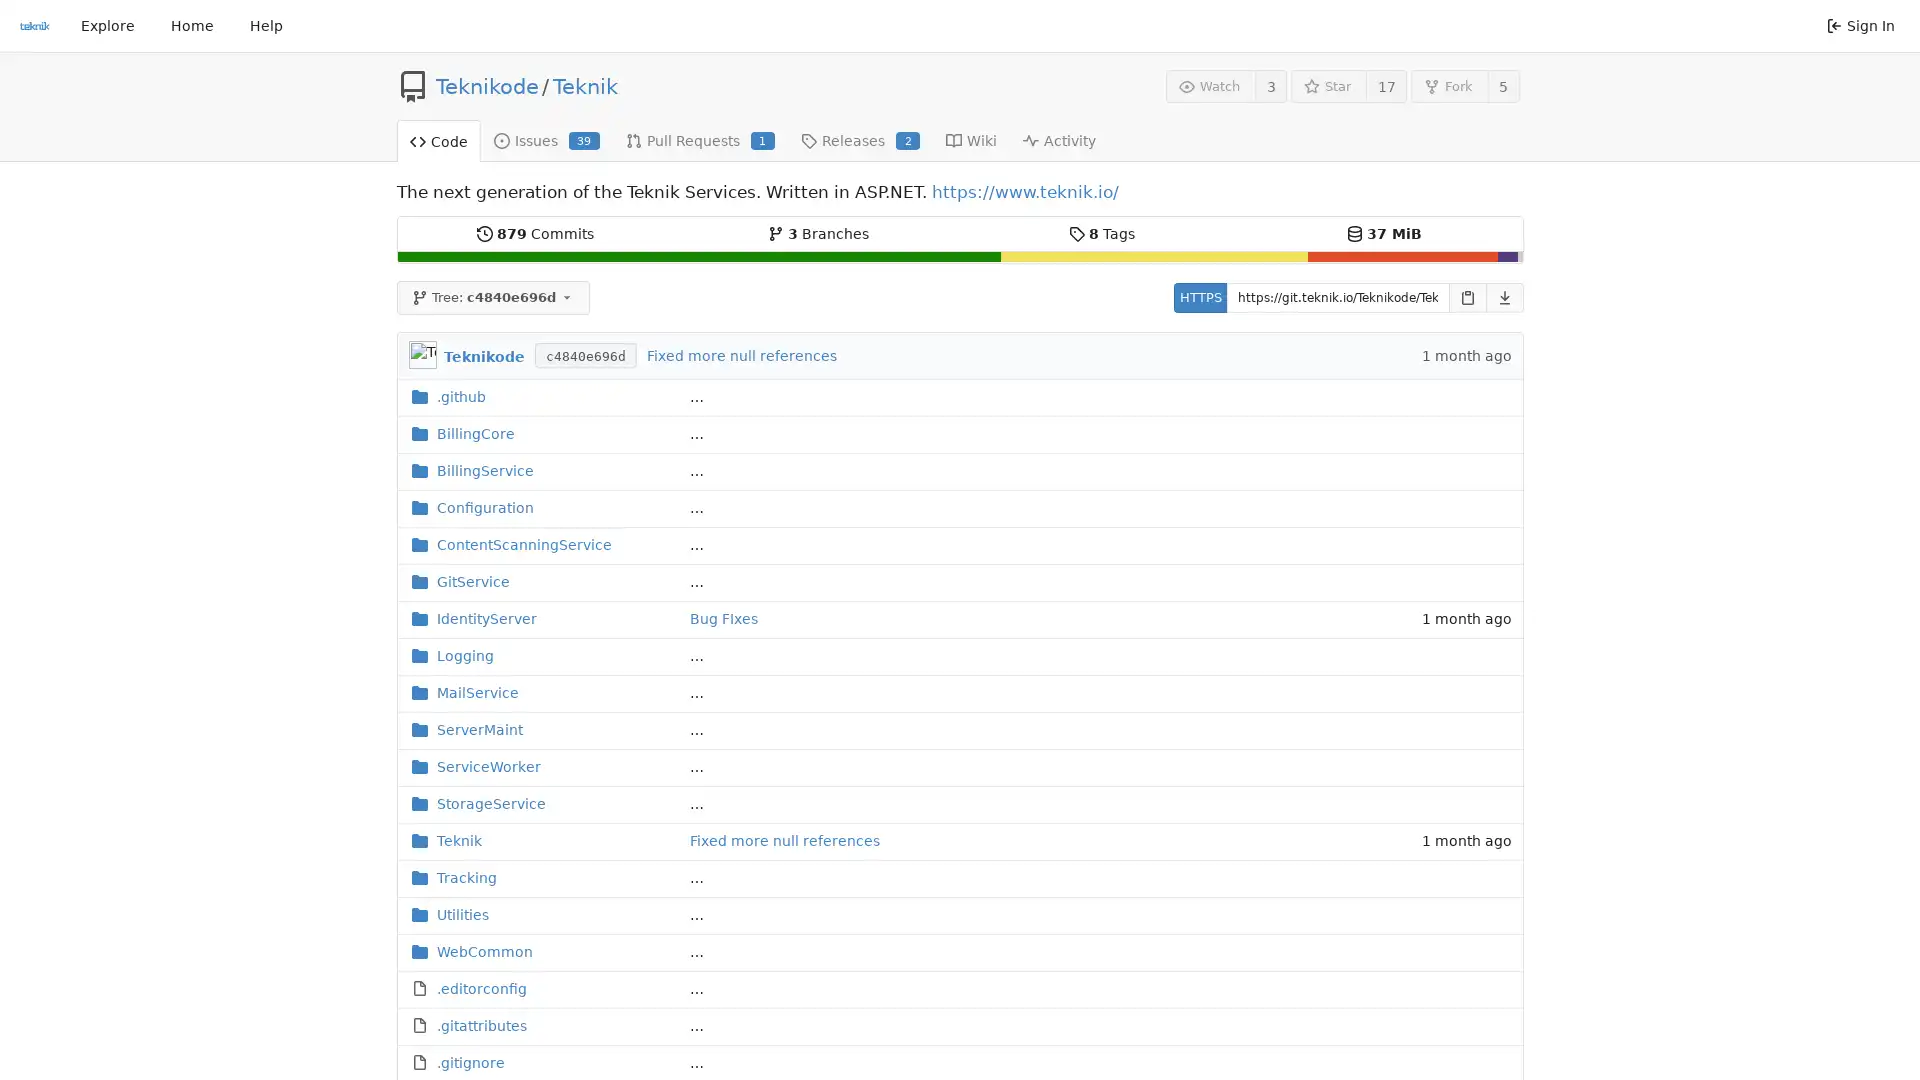 This screenshot has width=1920, height=1080. I want to click on Star, so click(1328, 85).